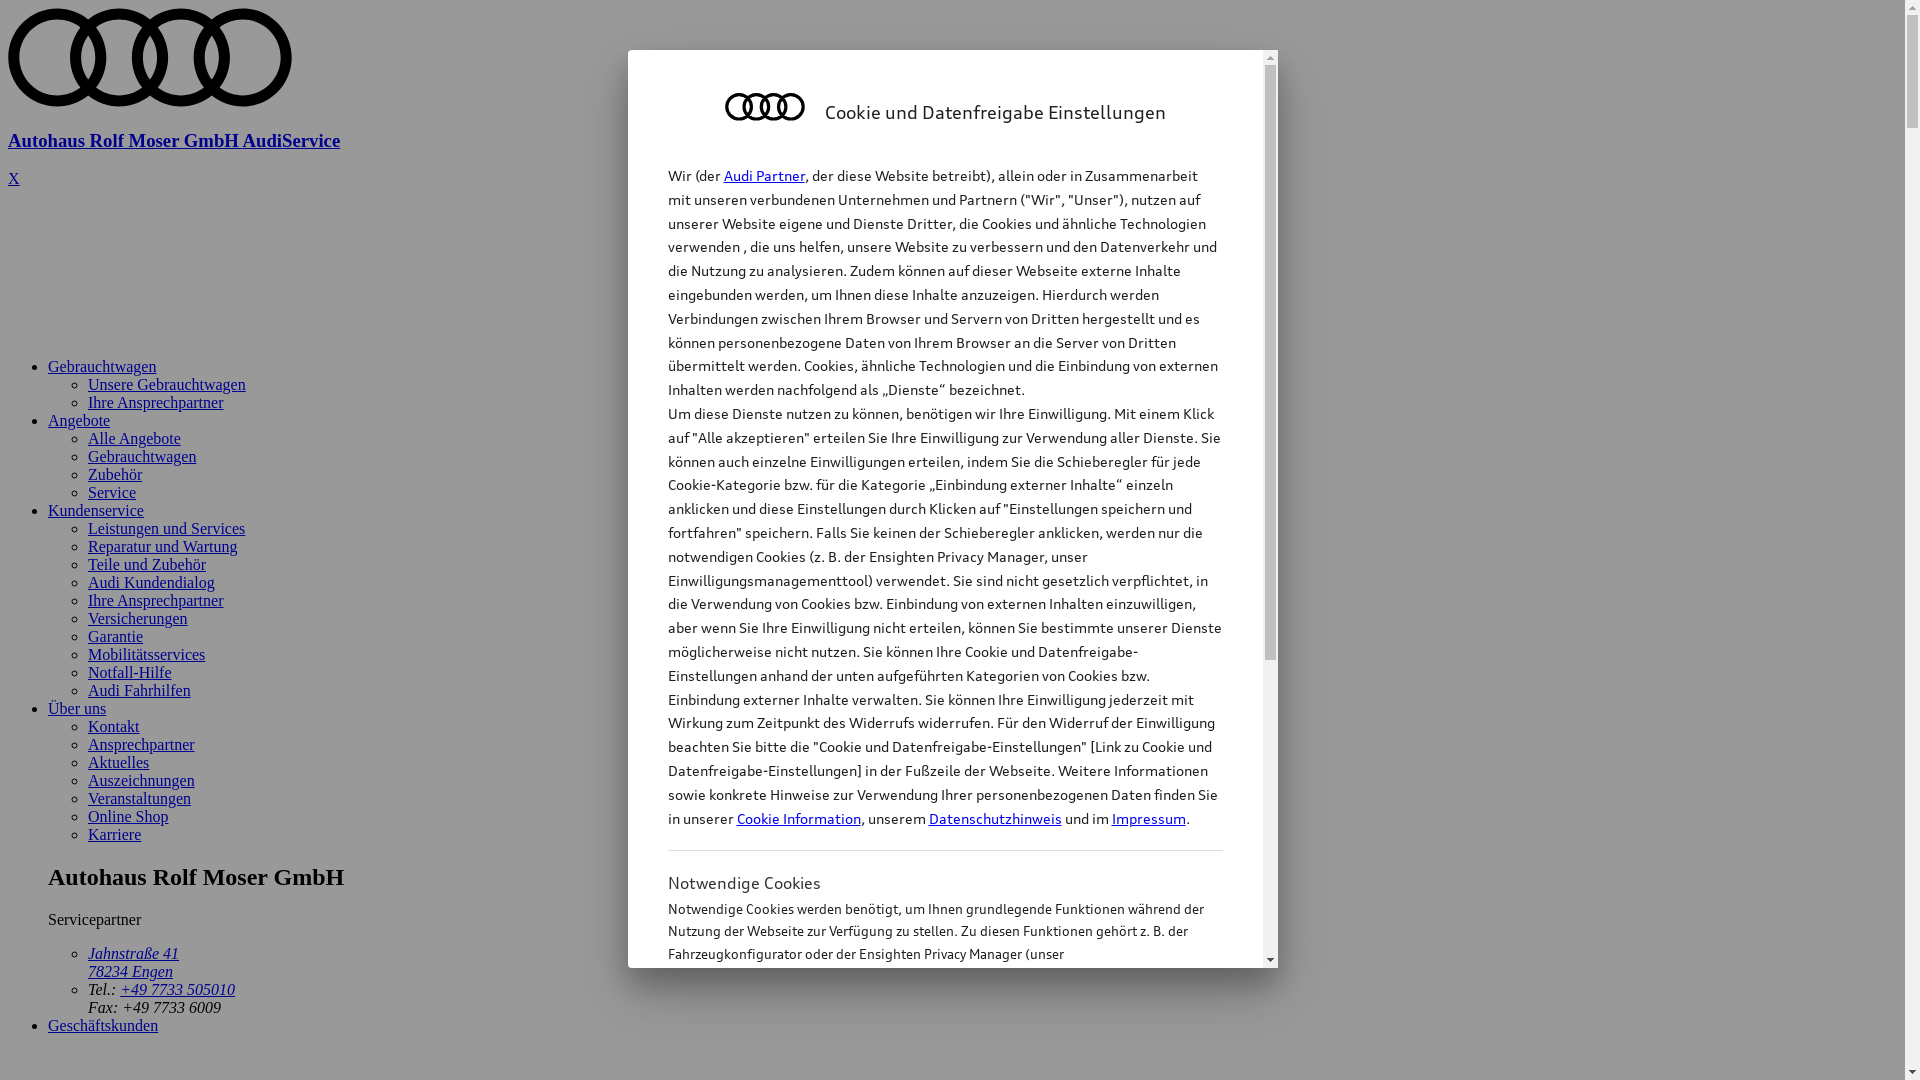 The width and height of the screenshot is (1920, 1080). What do you see at coordinates (994, 818) in the screenshot?
I see `'Datenschutzhinweis'` at bounding box center [994, 818].